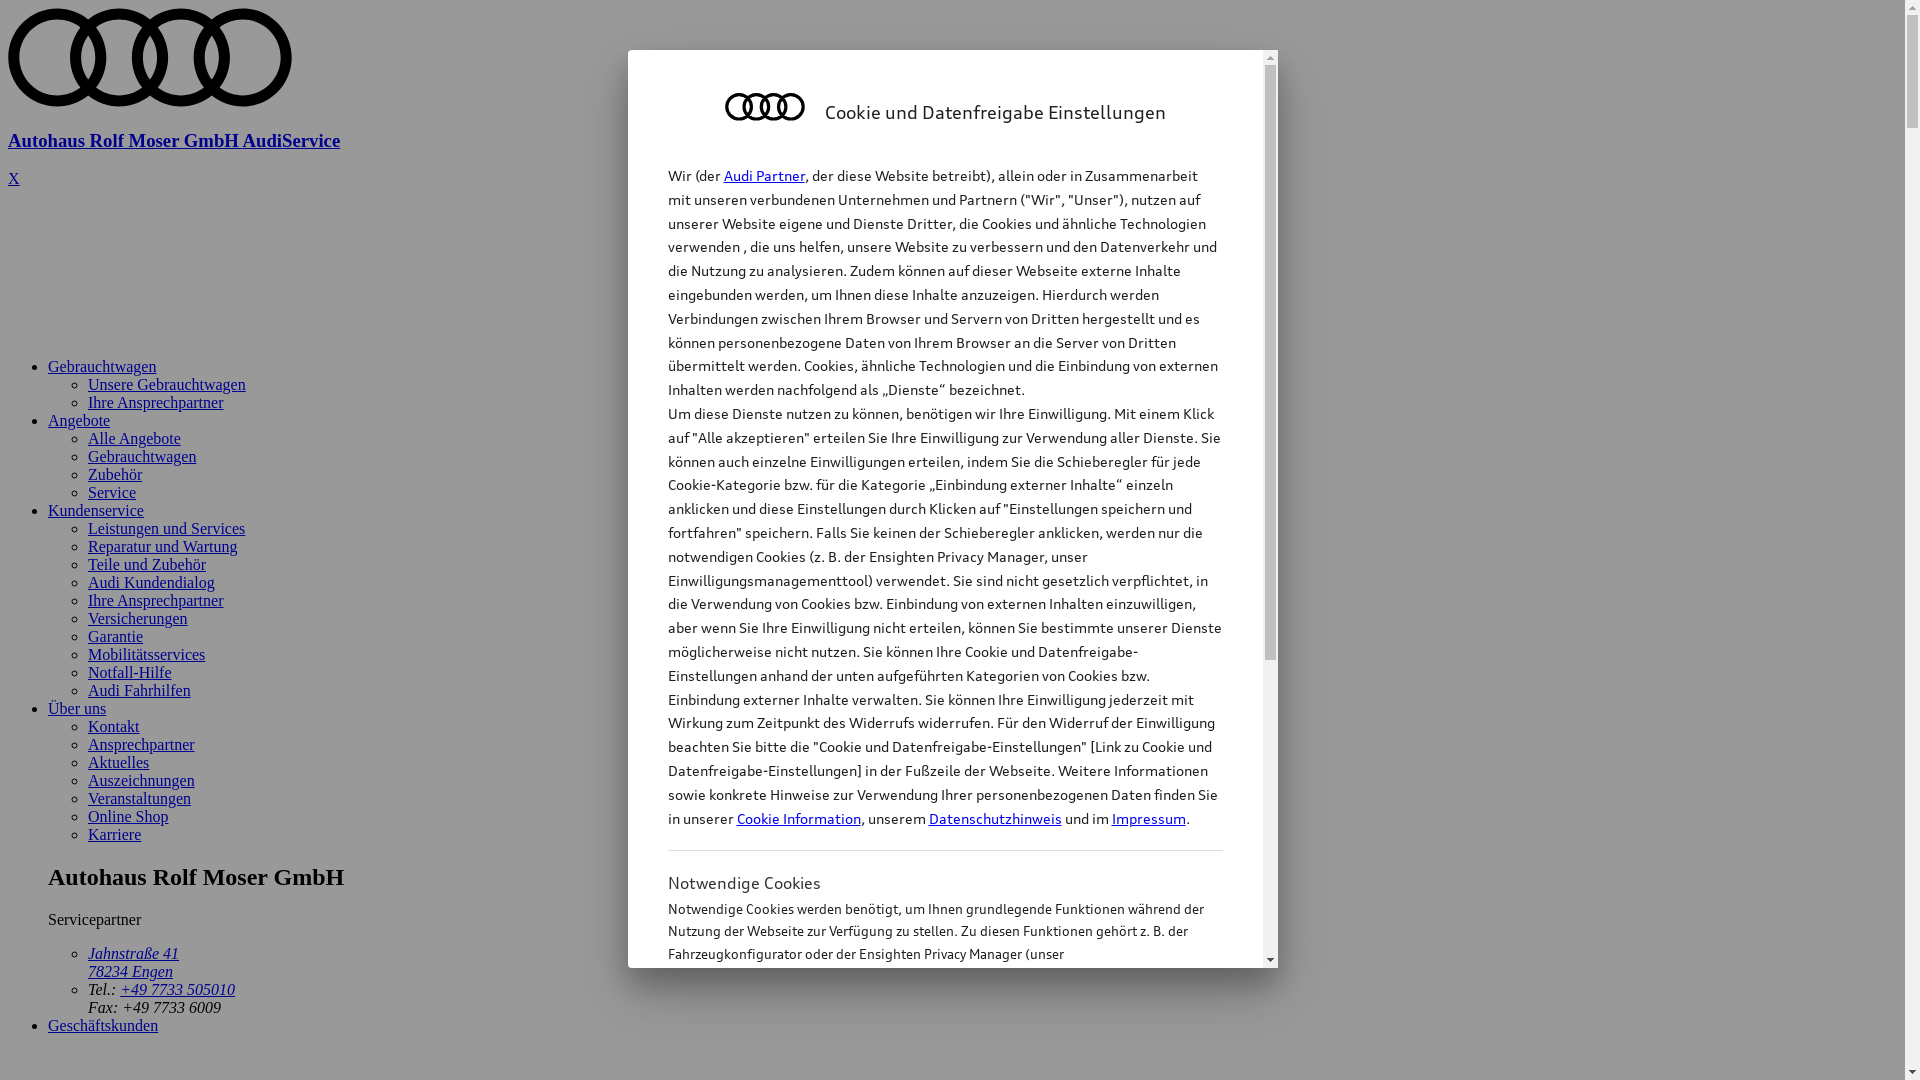 The width and height of the screenshot is (1920, 1080). What do you see at coordinates (994, 818) in the screenshot?
I see `'Datenschutzhinweis'` at bounding box center [994, 818].